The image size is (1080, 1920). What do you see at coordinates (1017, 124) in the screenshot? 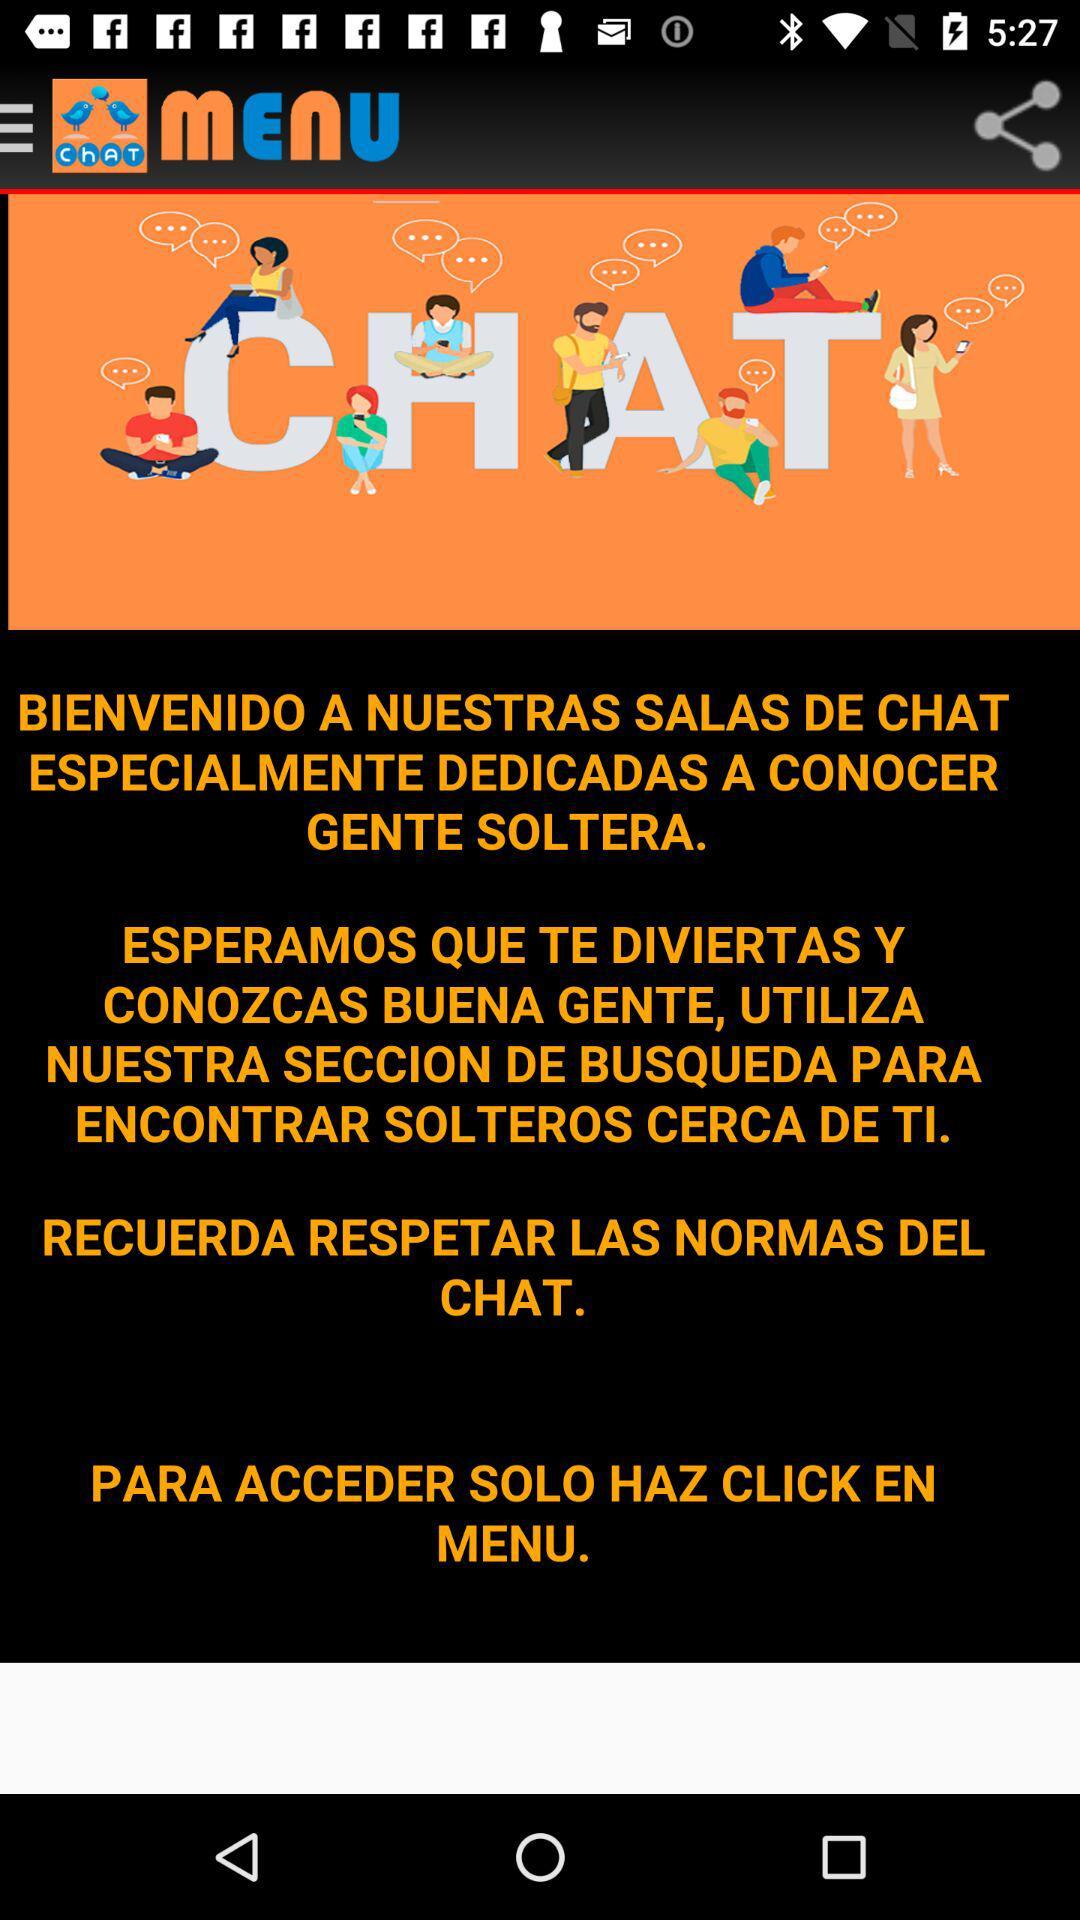
I see `share` at bounding box center [1017, 124].